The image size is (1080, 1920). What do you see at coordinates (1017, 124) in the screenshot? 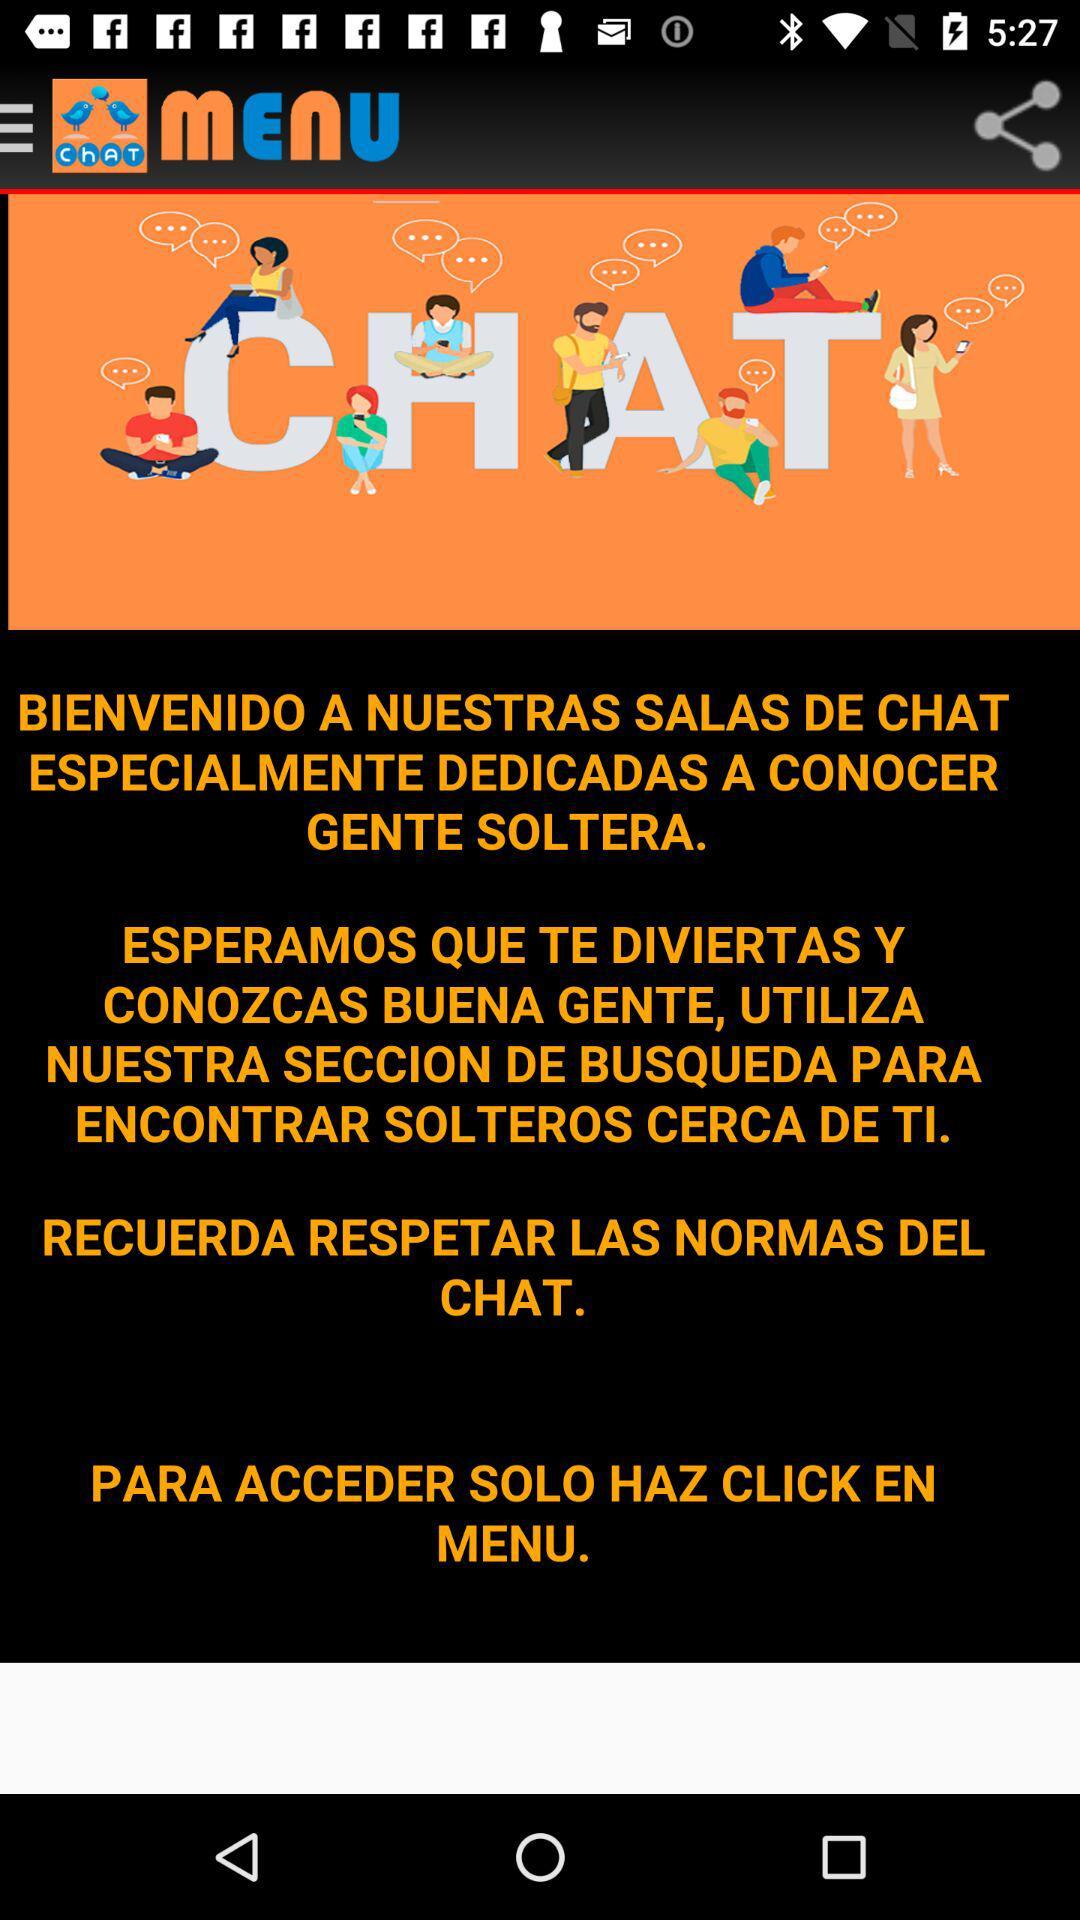
I see `share` at bounding box center [1017, 124].